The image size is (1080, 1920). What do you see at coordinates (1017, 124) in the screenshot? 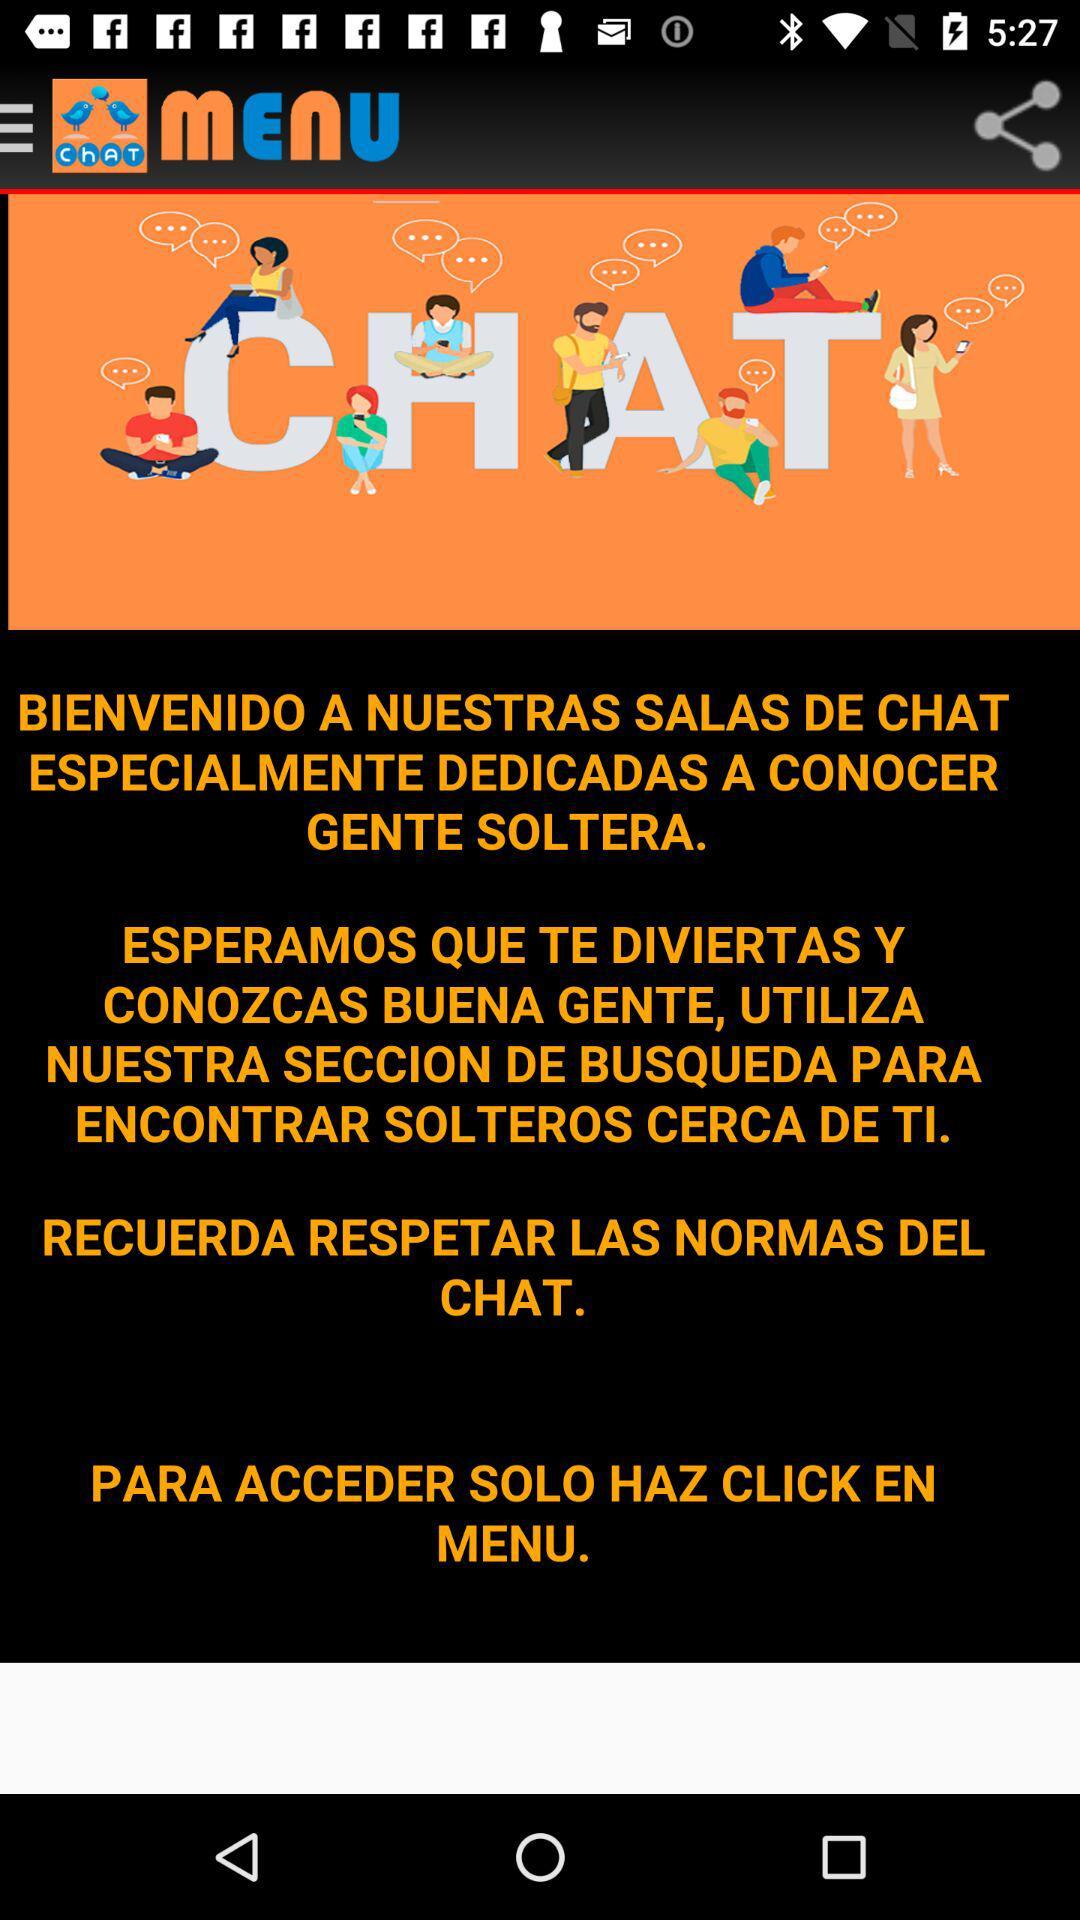
I see `share` at bounding box center [1017, 124].